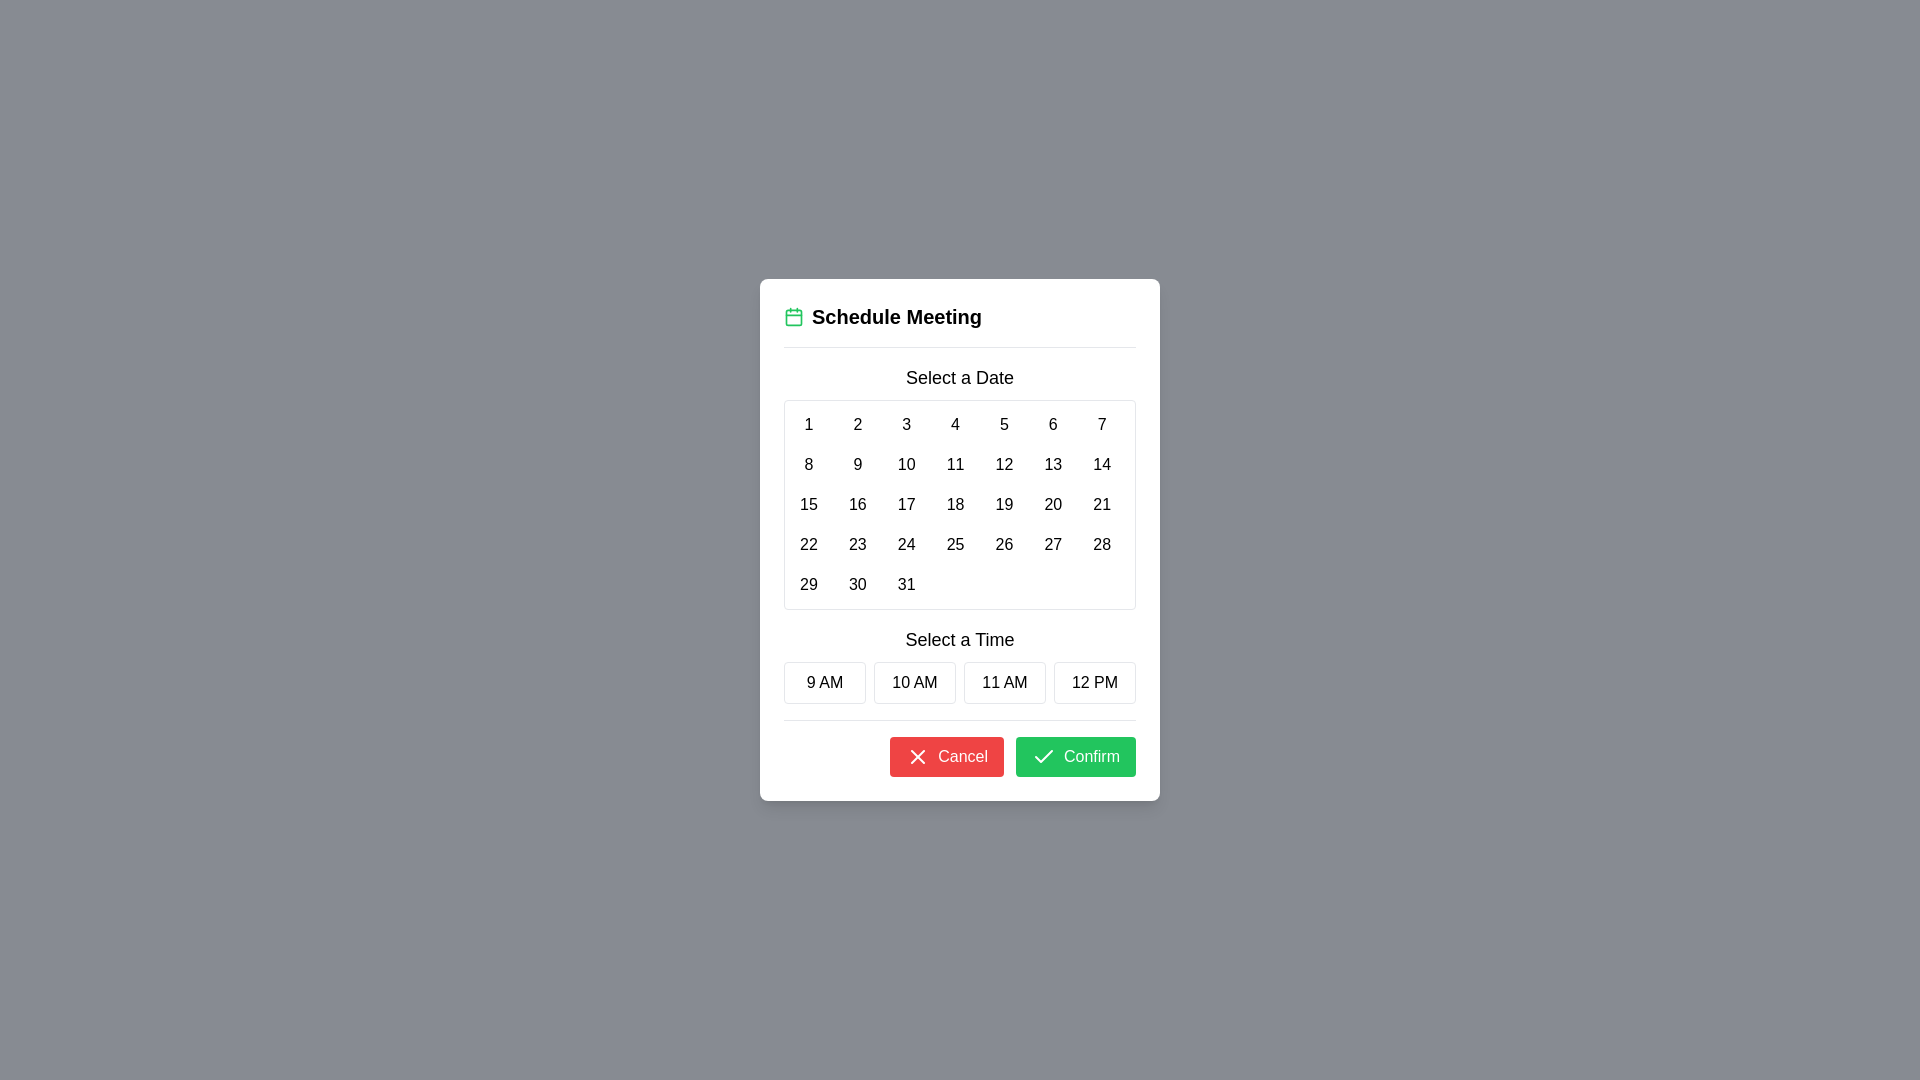  What do you see at coordinates (1004, 465) in the screenshot?
I see `the selectable date option button located in the second row and fifth column of the calendar interface to observe the hover effects` at bounding box center [1004, 465].